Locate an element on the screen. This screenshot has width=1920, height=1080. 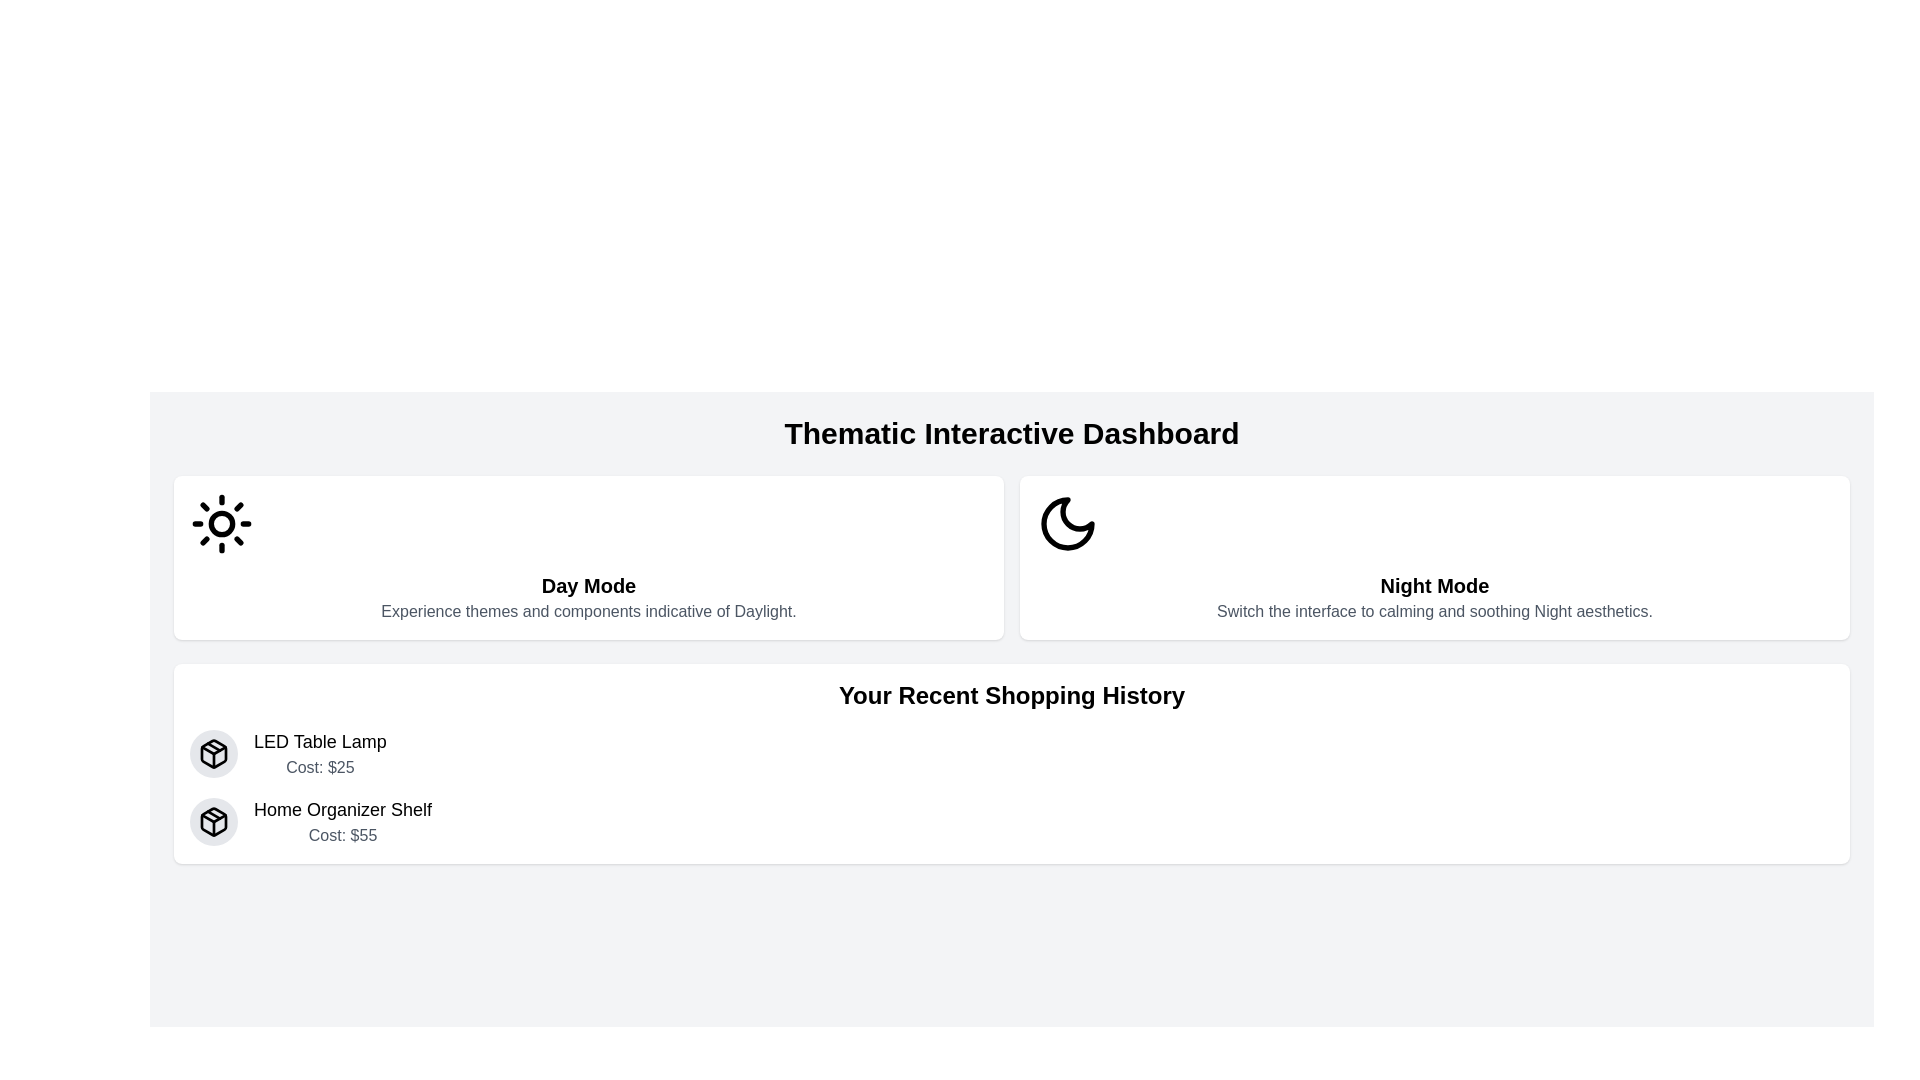
the package icon located in the 'Your Recent Shopping History' panel, which is styled in black with a circular light gray background and positioned to the left of the 'LED Table Lamp' text is located at coordinates (214, 753).